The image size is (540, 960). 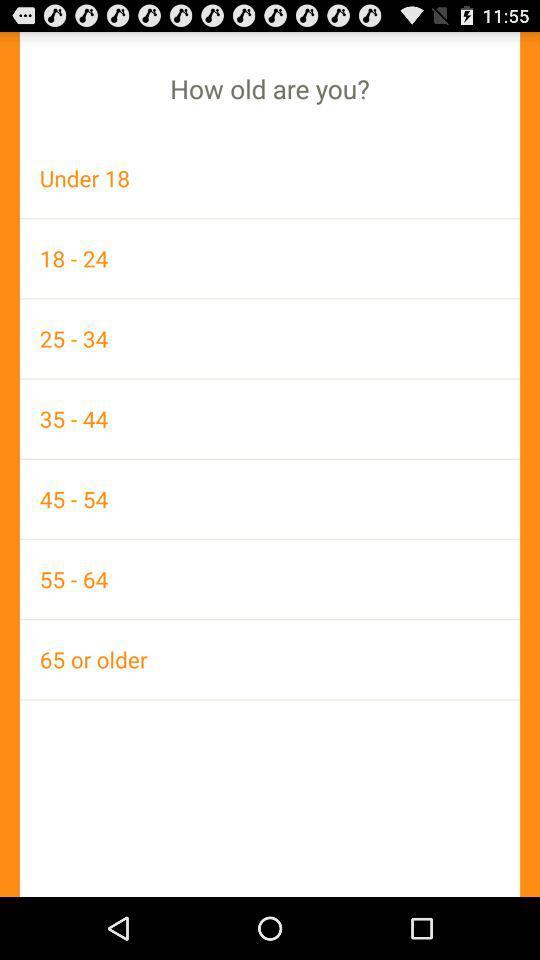 What do you see at coordinates (270, 498) in the screenshot?
I see `item below 35 - 44 item` at bounding box center [270, 498].